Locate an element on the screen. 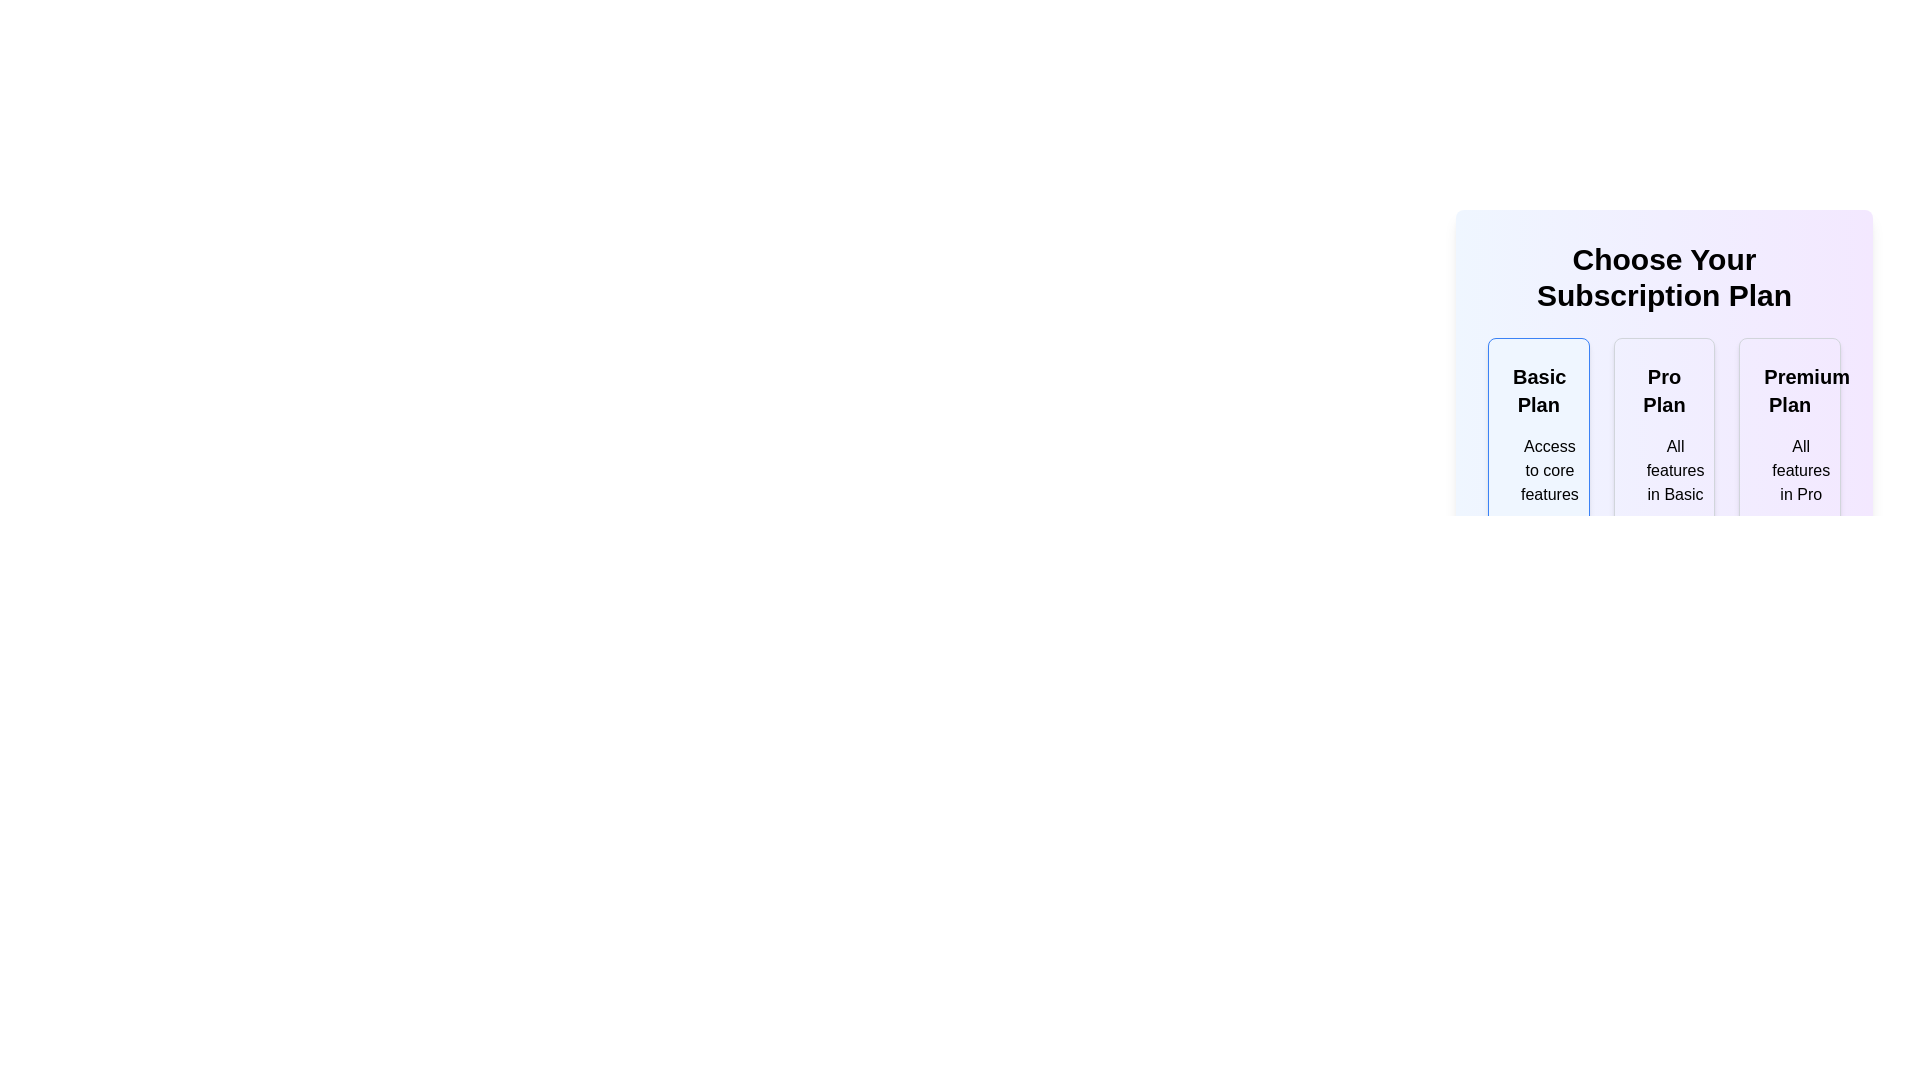  the Text label that indicates features included in the 'Pro Plan' under the 'Basic' plan section is located at coordinates (1675, 470).